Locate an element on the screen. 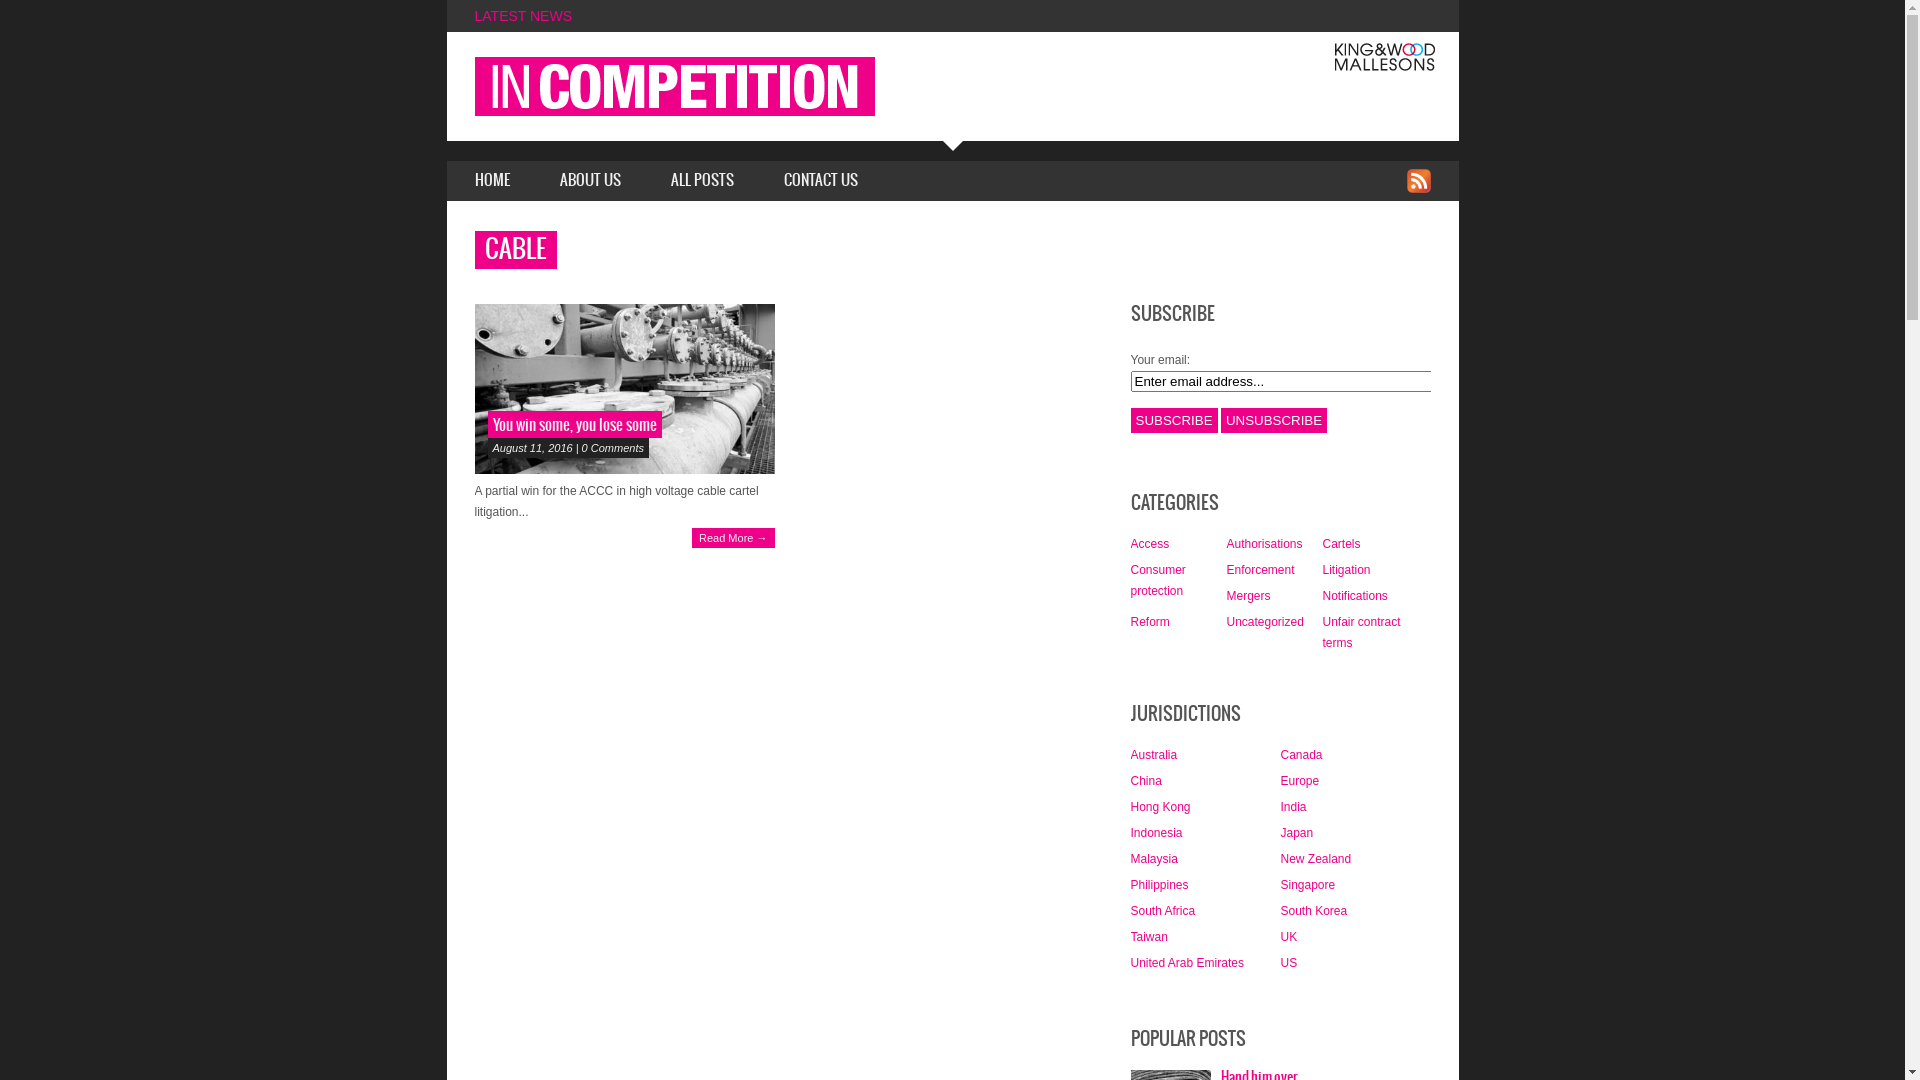  'ALL POSTS' is located at coordinates (701, 181).